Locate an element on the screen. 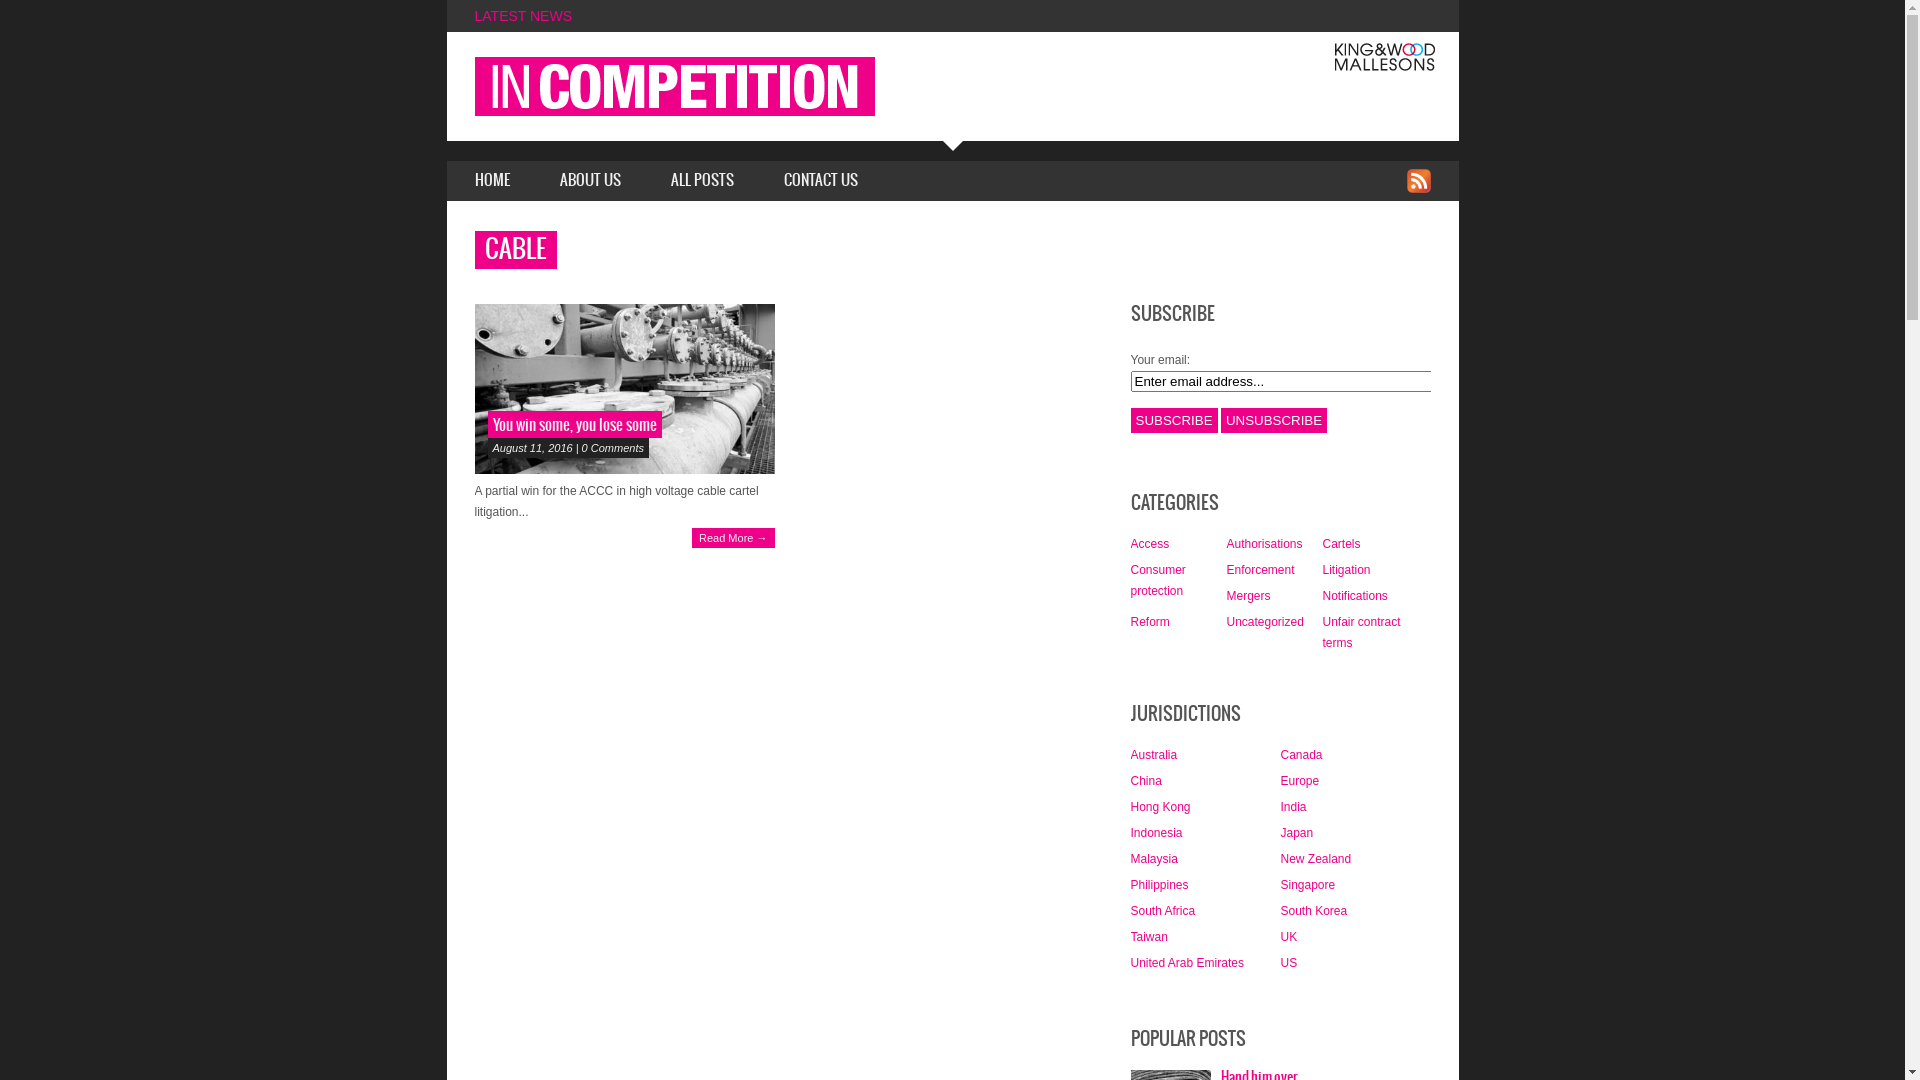  'ALL POSTS' is located at coordinates (701, 181).